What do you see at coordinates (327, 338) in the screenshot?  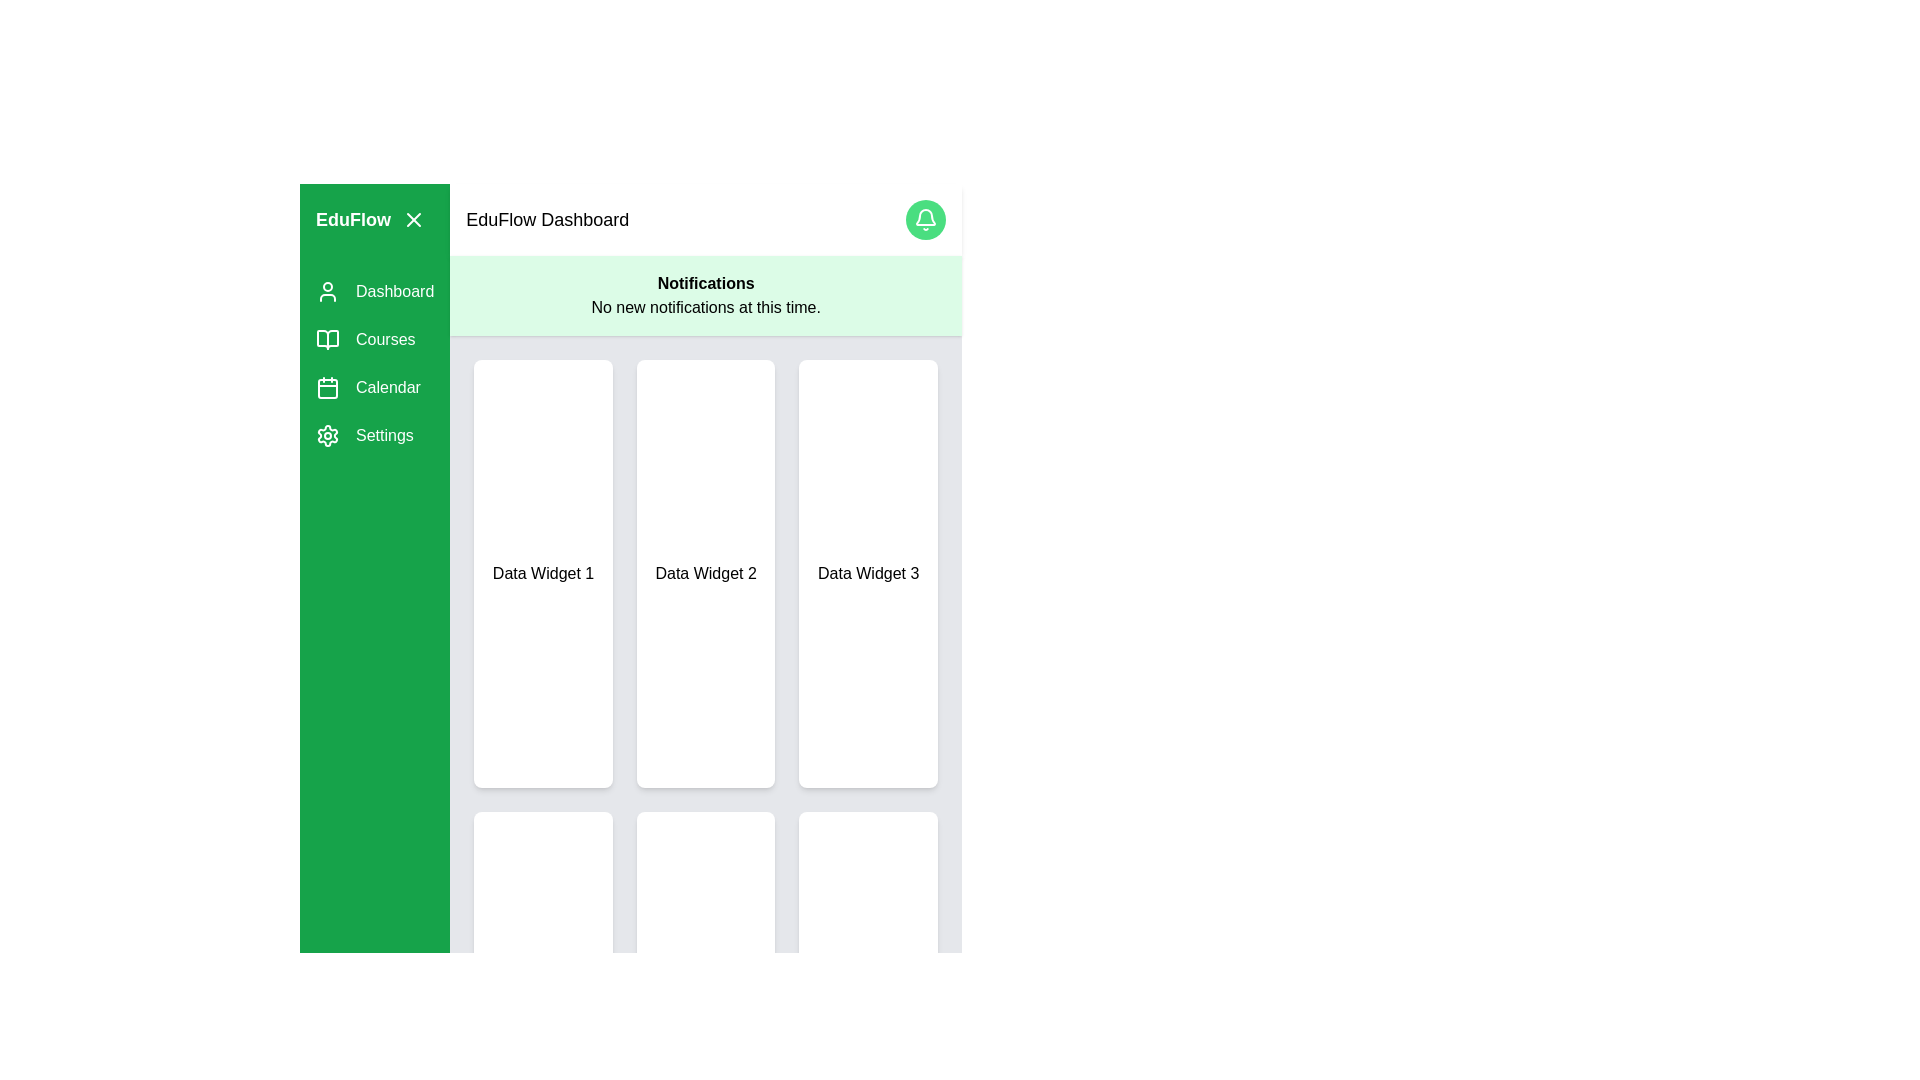 I see `the open book icon in the sidebar navigation menu` at bounding box center [327, 338].